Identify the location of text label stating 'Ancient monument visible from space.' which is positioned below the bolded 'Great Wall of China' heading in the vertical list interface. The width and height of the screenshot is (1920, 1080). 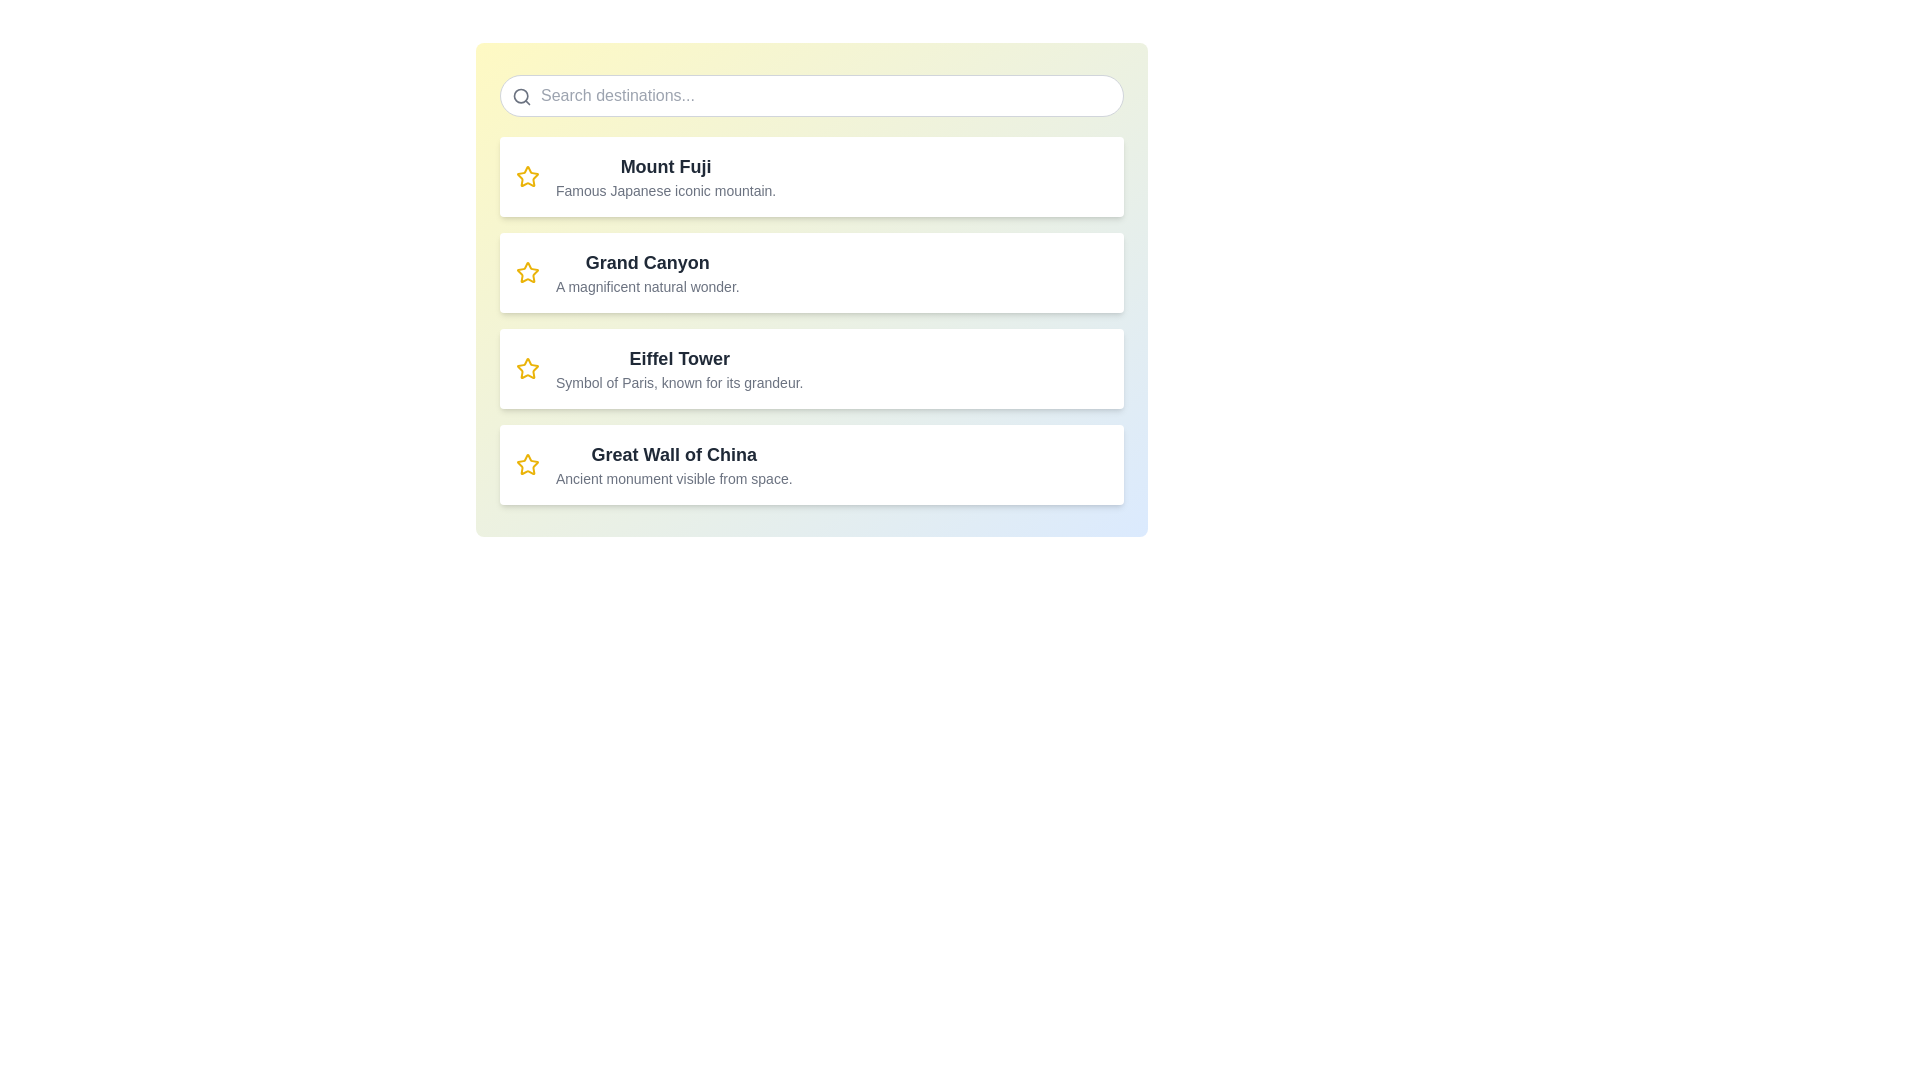
(674, 478).